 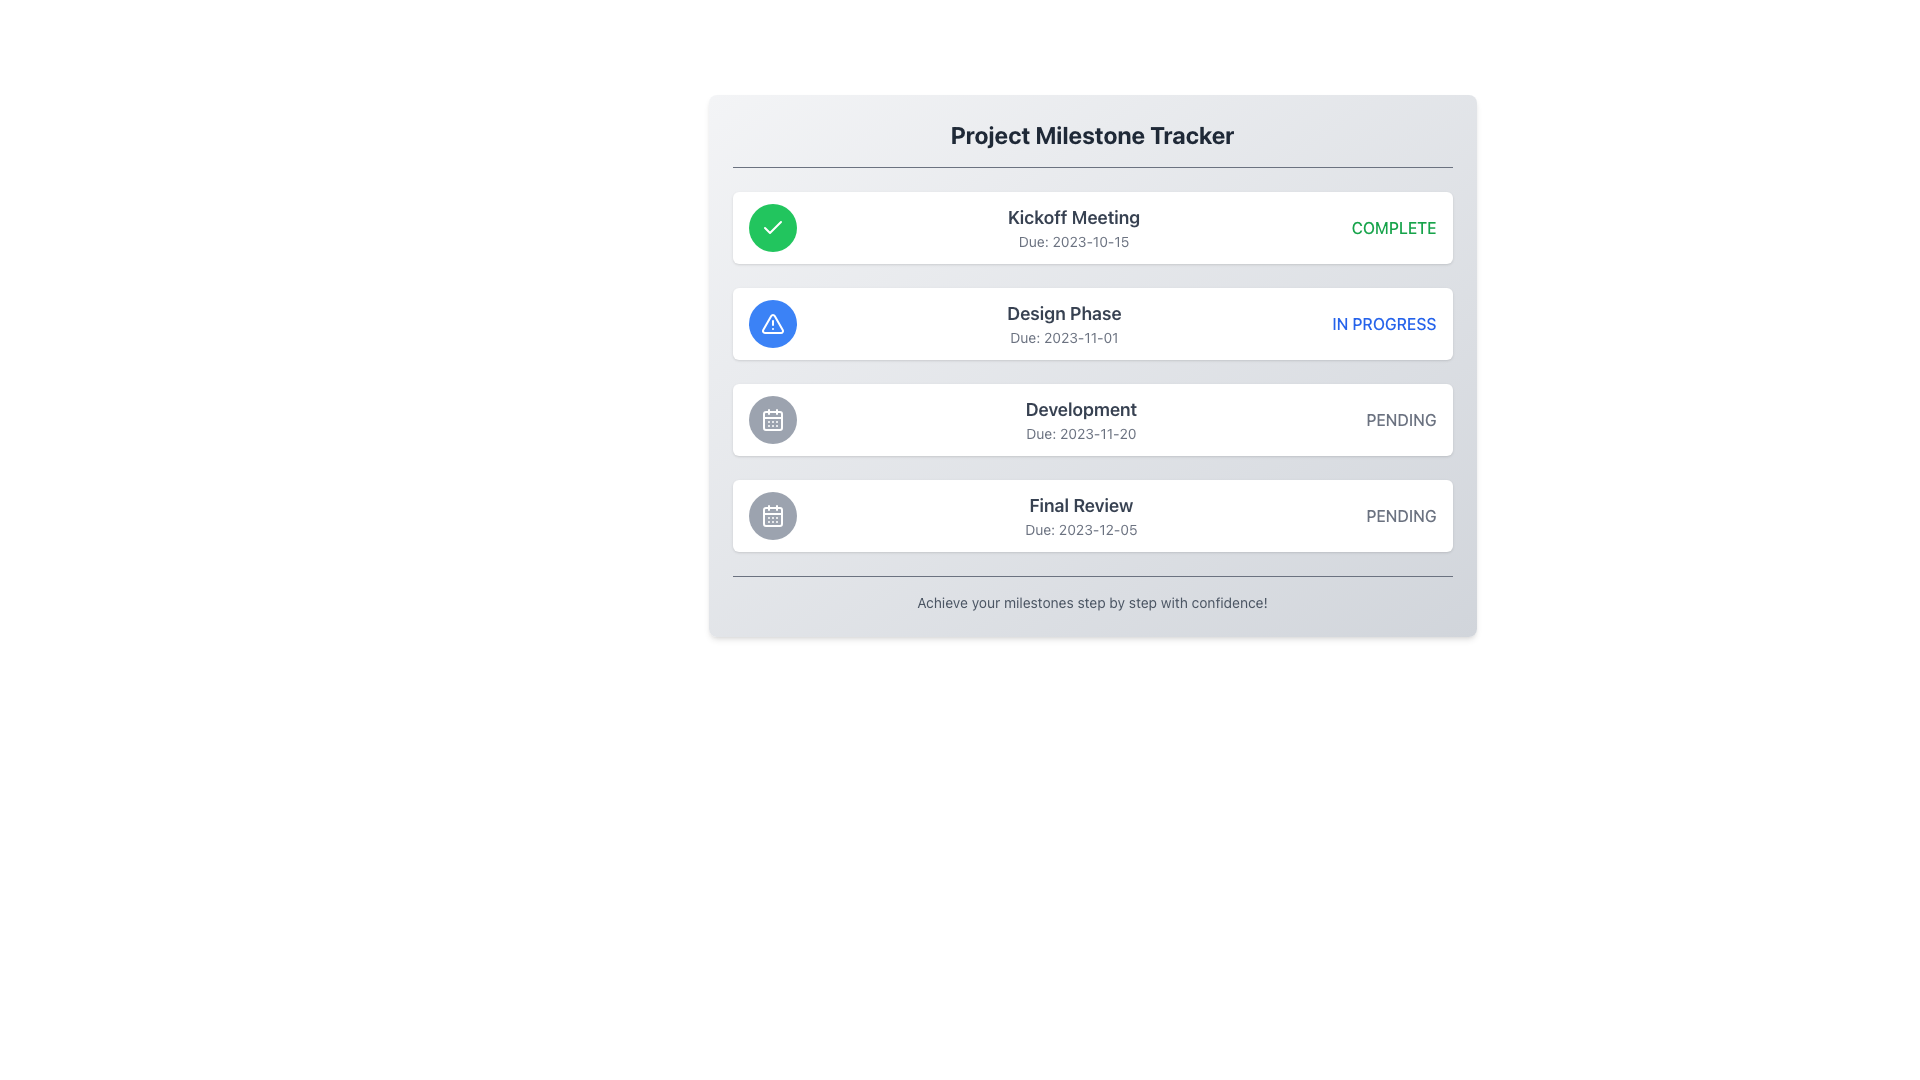 I want to click on the text label displaying 'Project Milestone Tracker' in bold, extra-large font located at the top of the milestone tracker interface, so click(x=1091, y=135).